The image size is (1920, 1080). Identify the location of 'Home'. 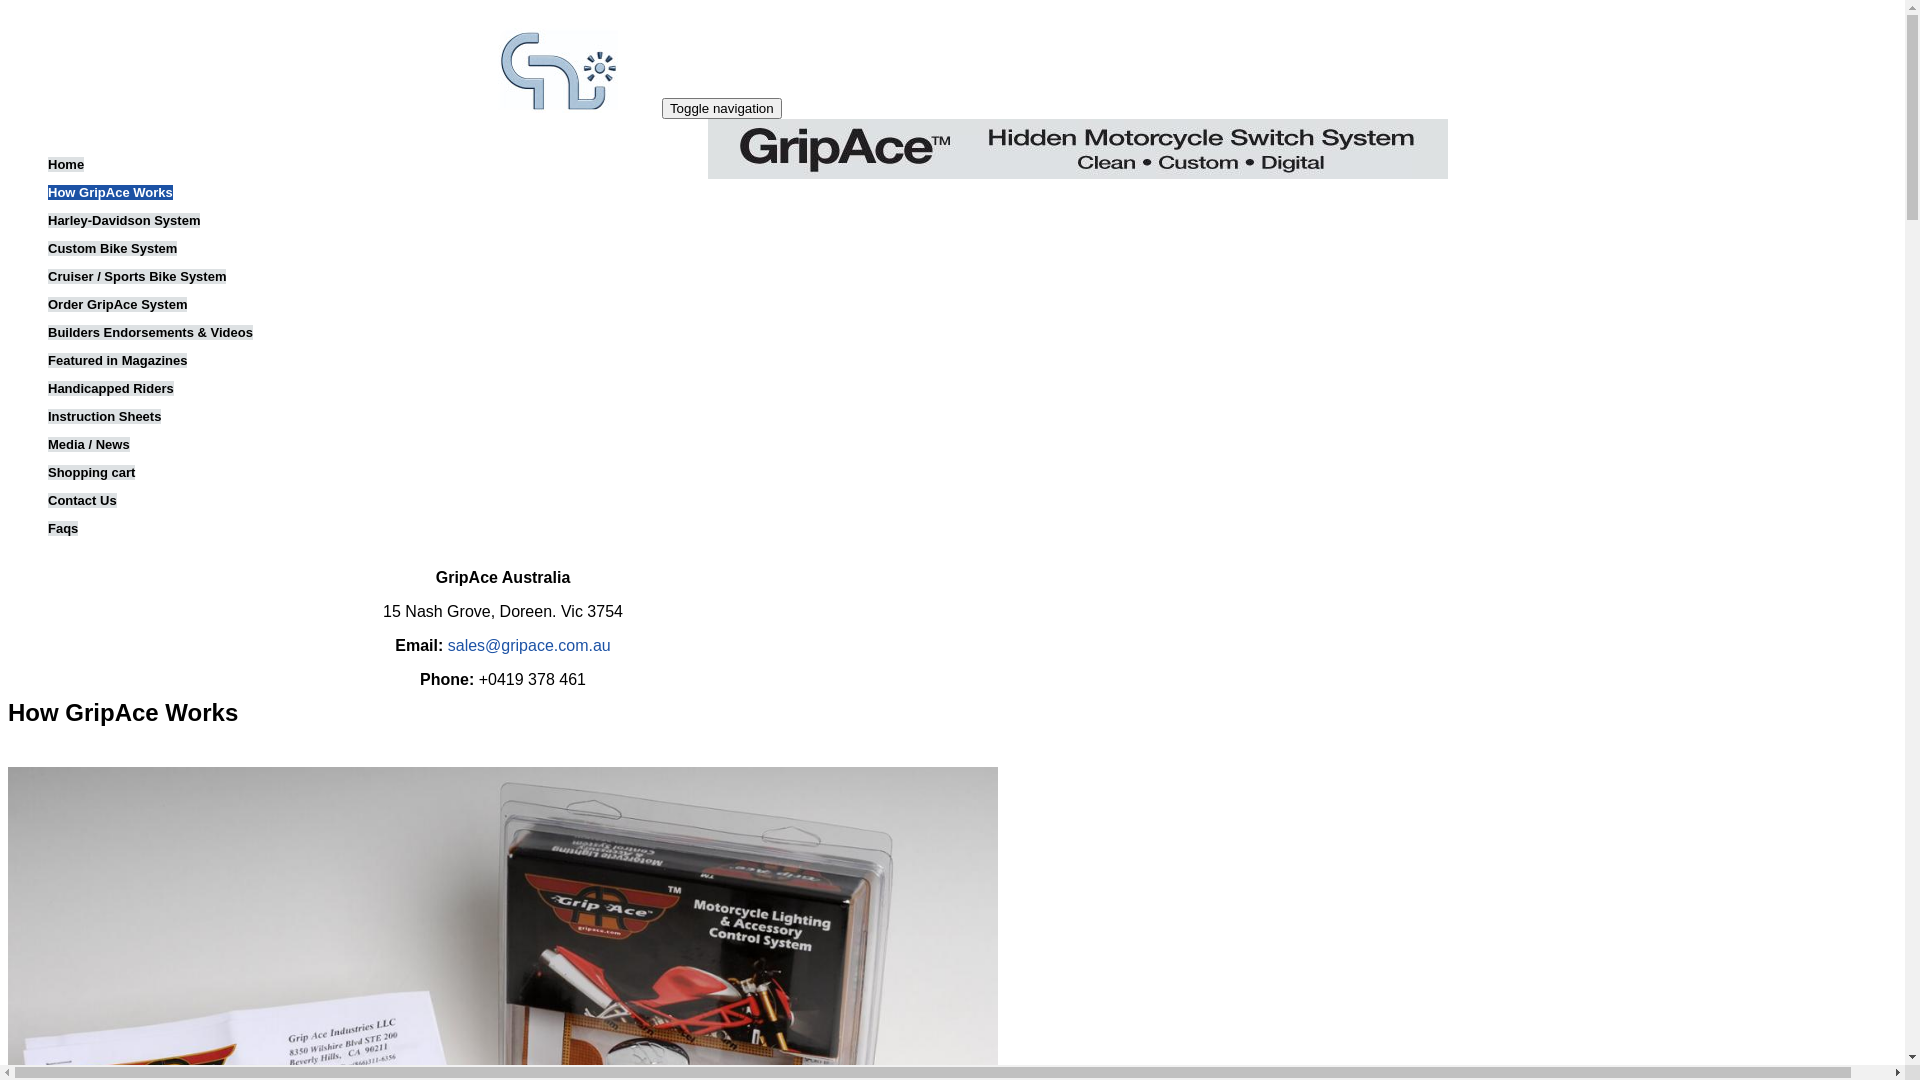
(66, 163).